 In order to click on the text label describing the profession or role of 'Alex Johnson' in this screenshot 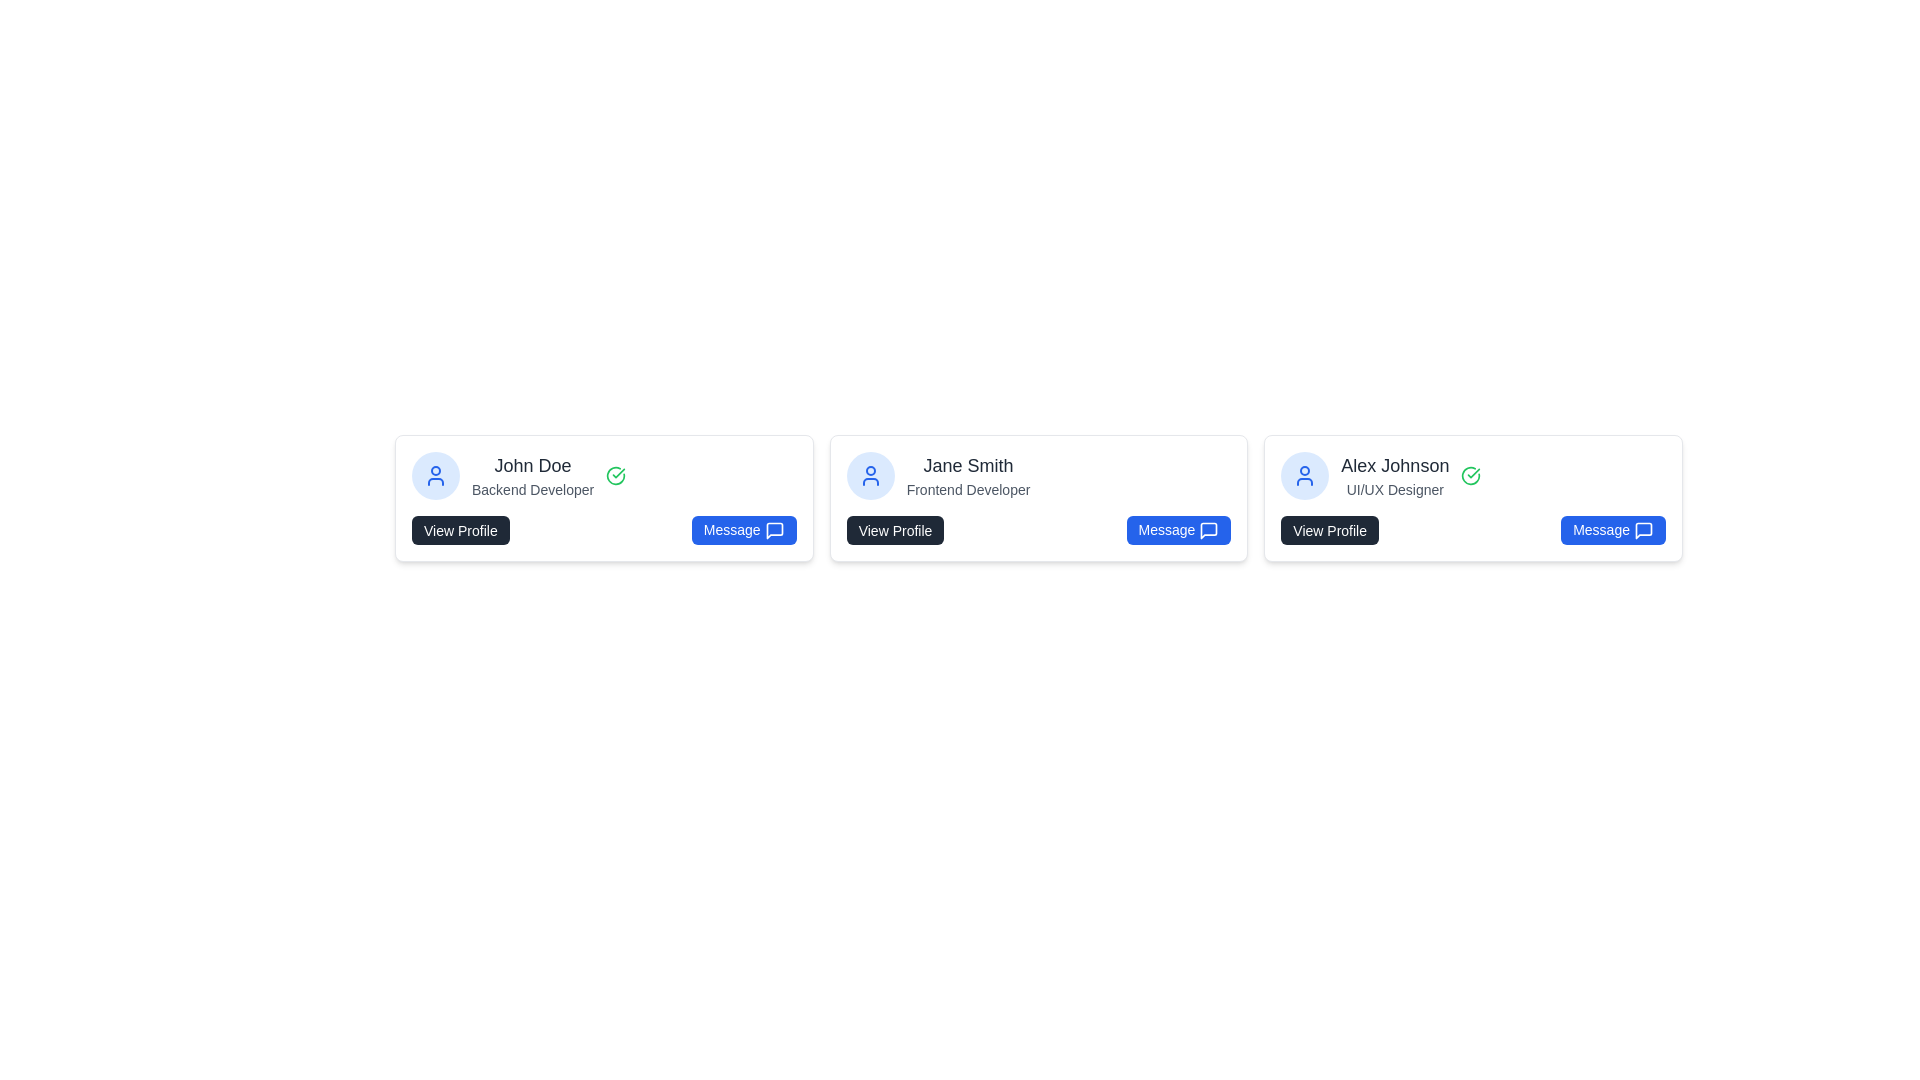, I will do `click(1394, 489)`.